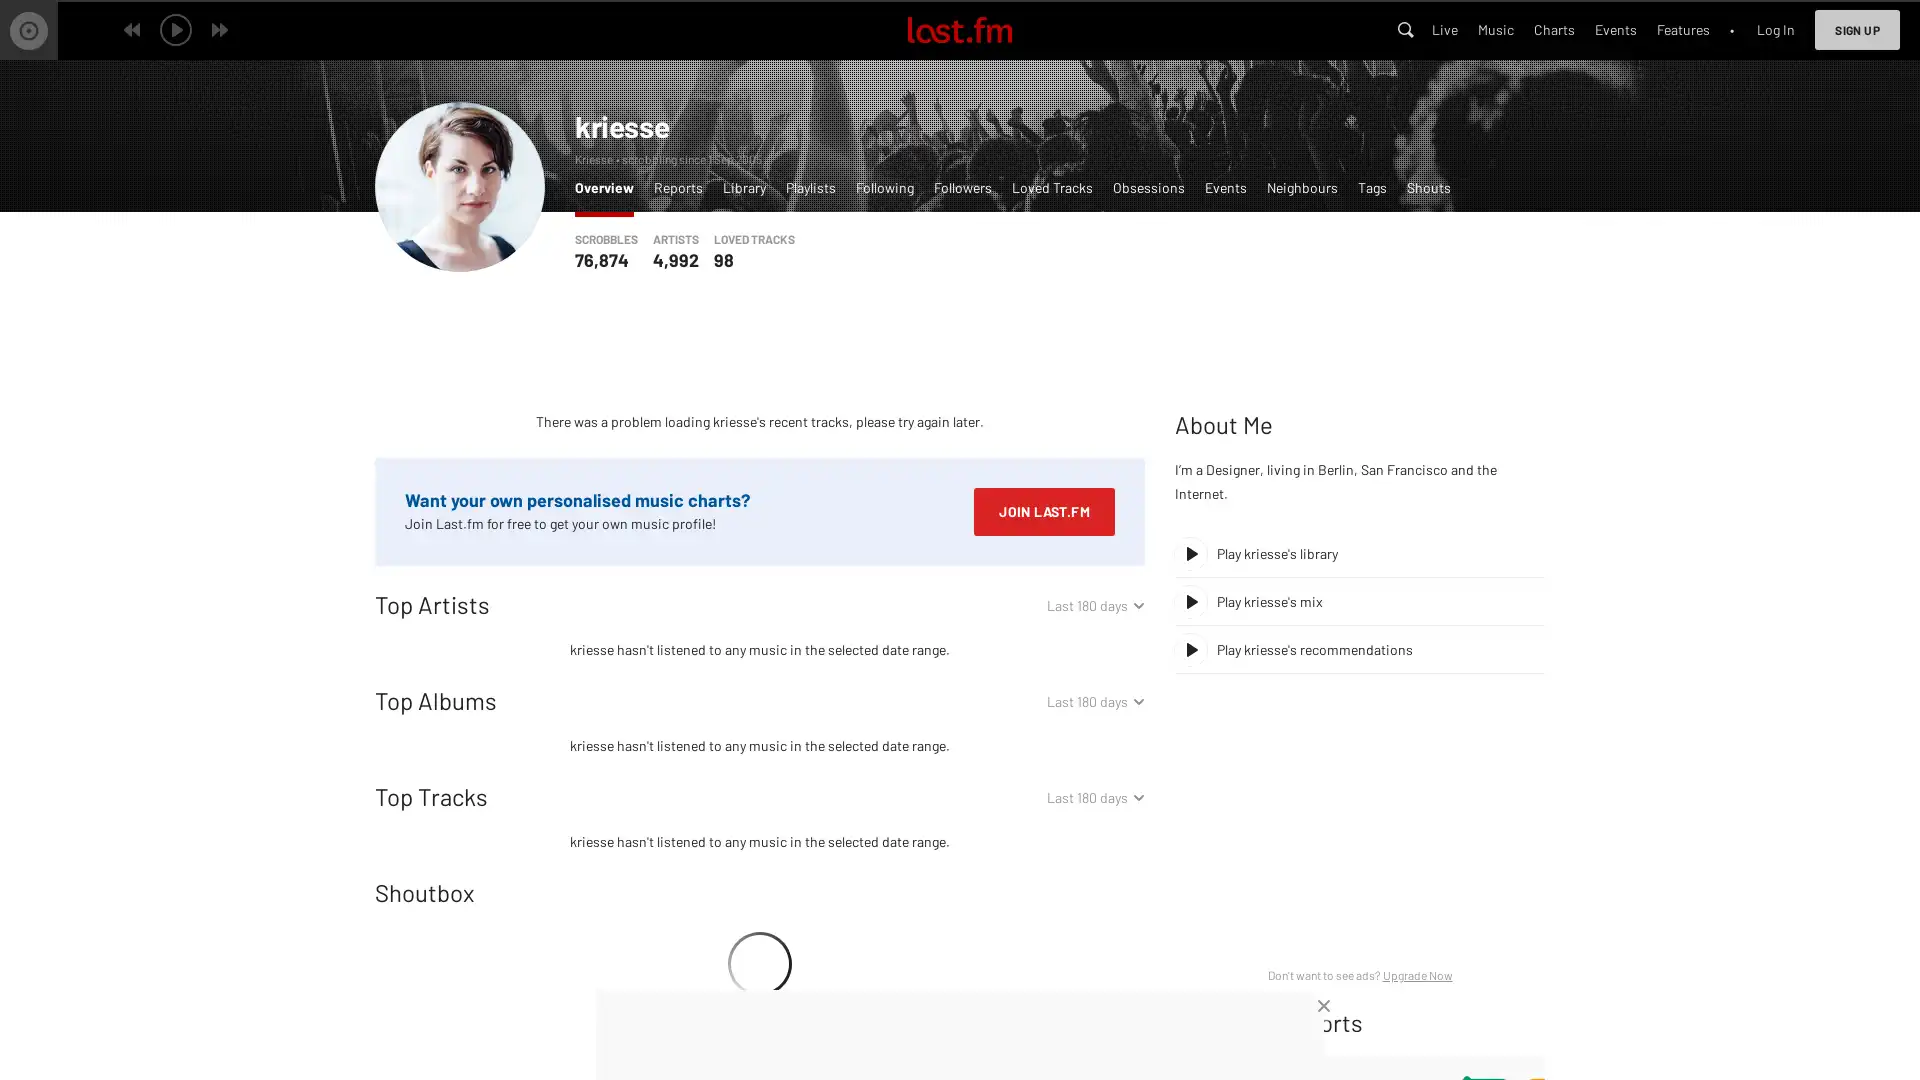  Describe the element at coordinates (1359, 600) in the screenshot. I see `Play kriesse's mix` at that location.